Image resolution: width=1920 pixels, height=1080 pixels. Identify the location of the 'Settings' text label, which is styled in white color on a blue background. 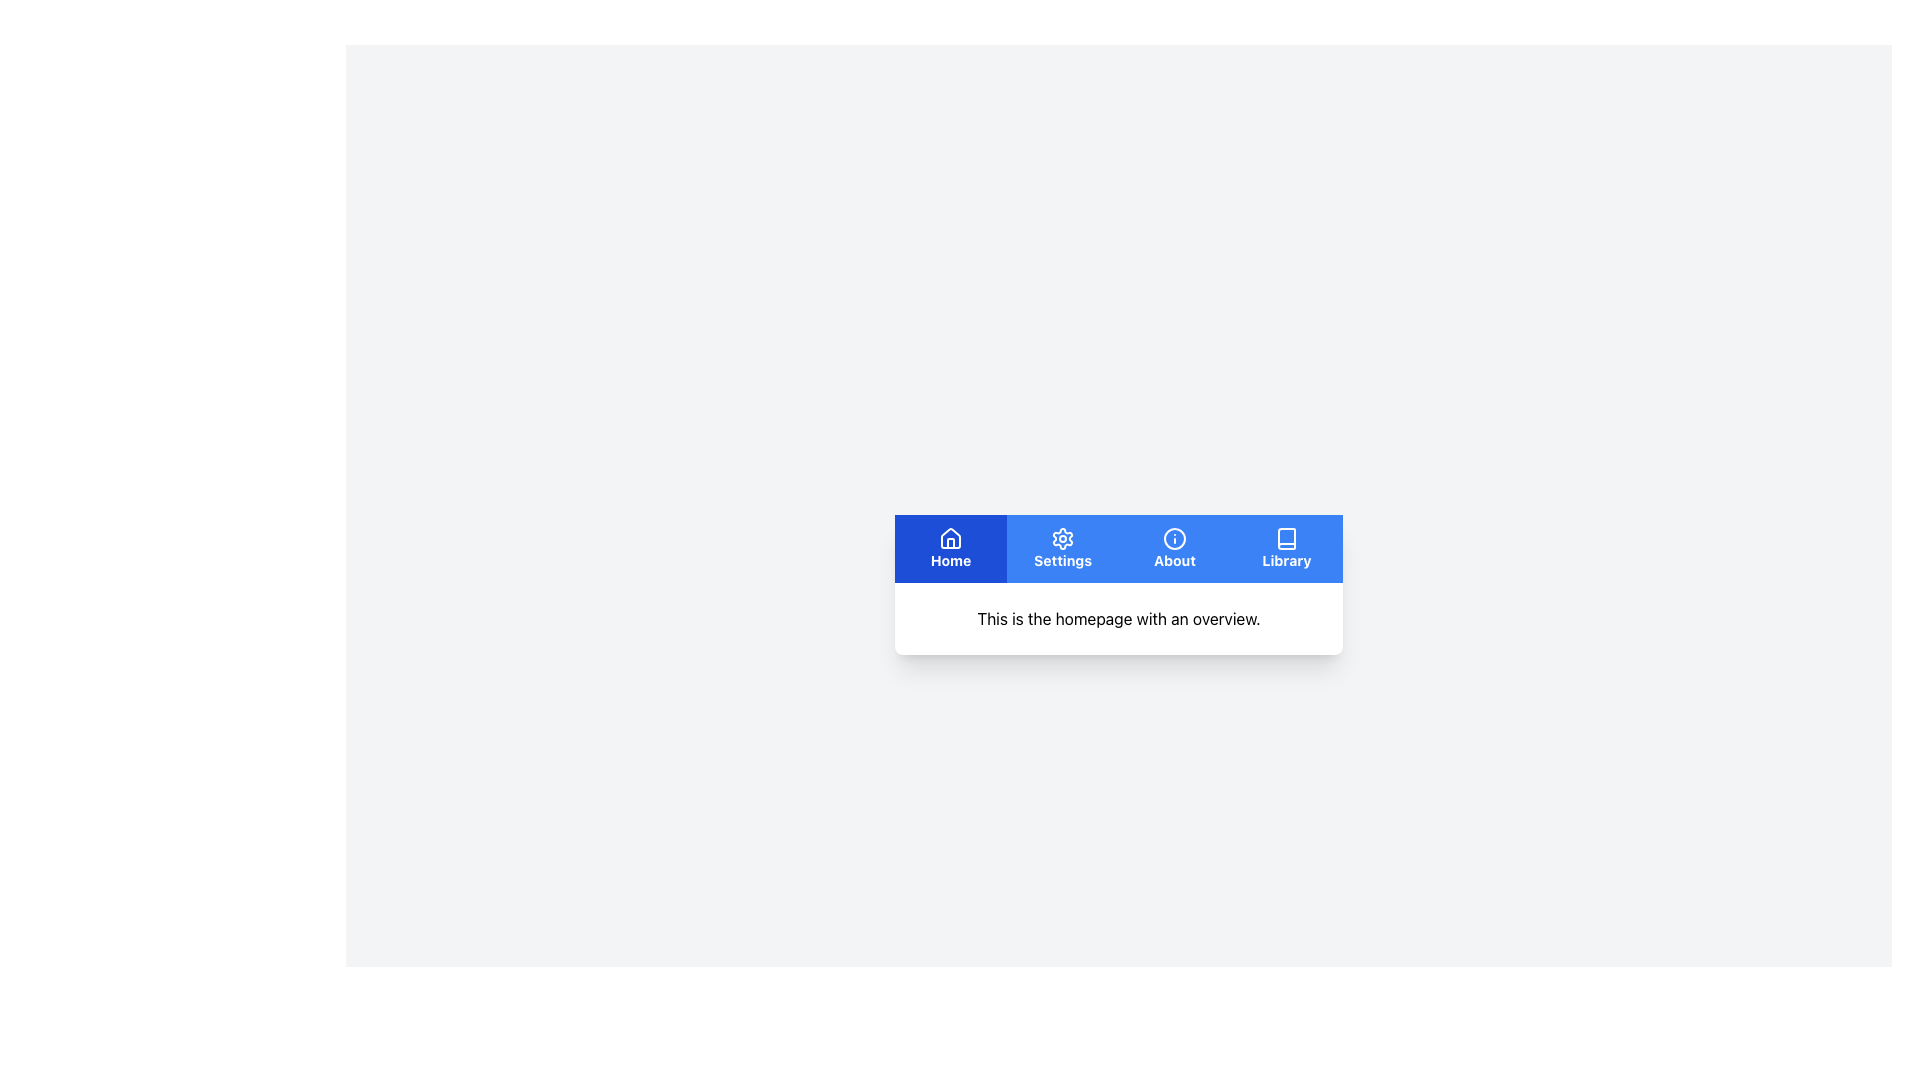
(1061, 560).